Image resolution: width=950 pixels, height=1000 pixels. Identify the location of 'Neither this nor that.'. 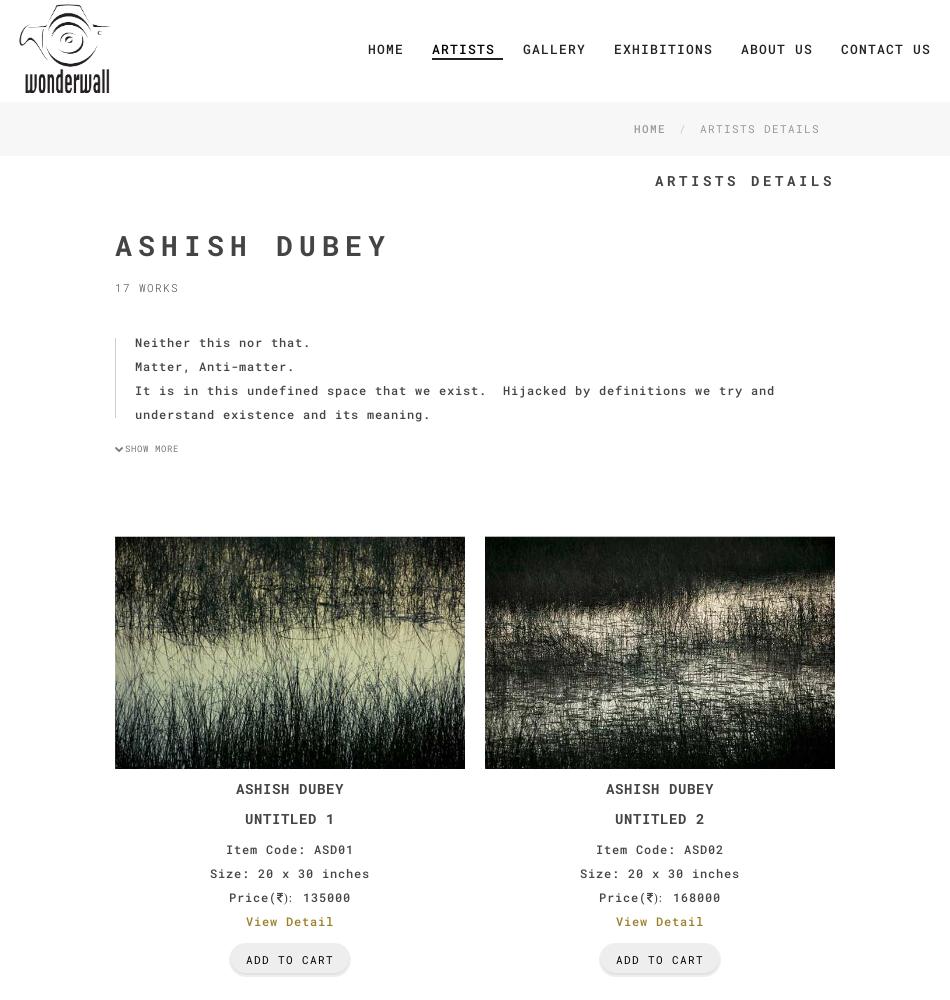
(222, 340).